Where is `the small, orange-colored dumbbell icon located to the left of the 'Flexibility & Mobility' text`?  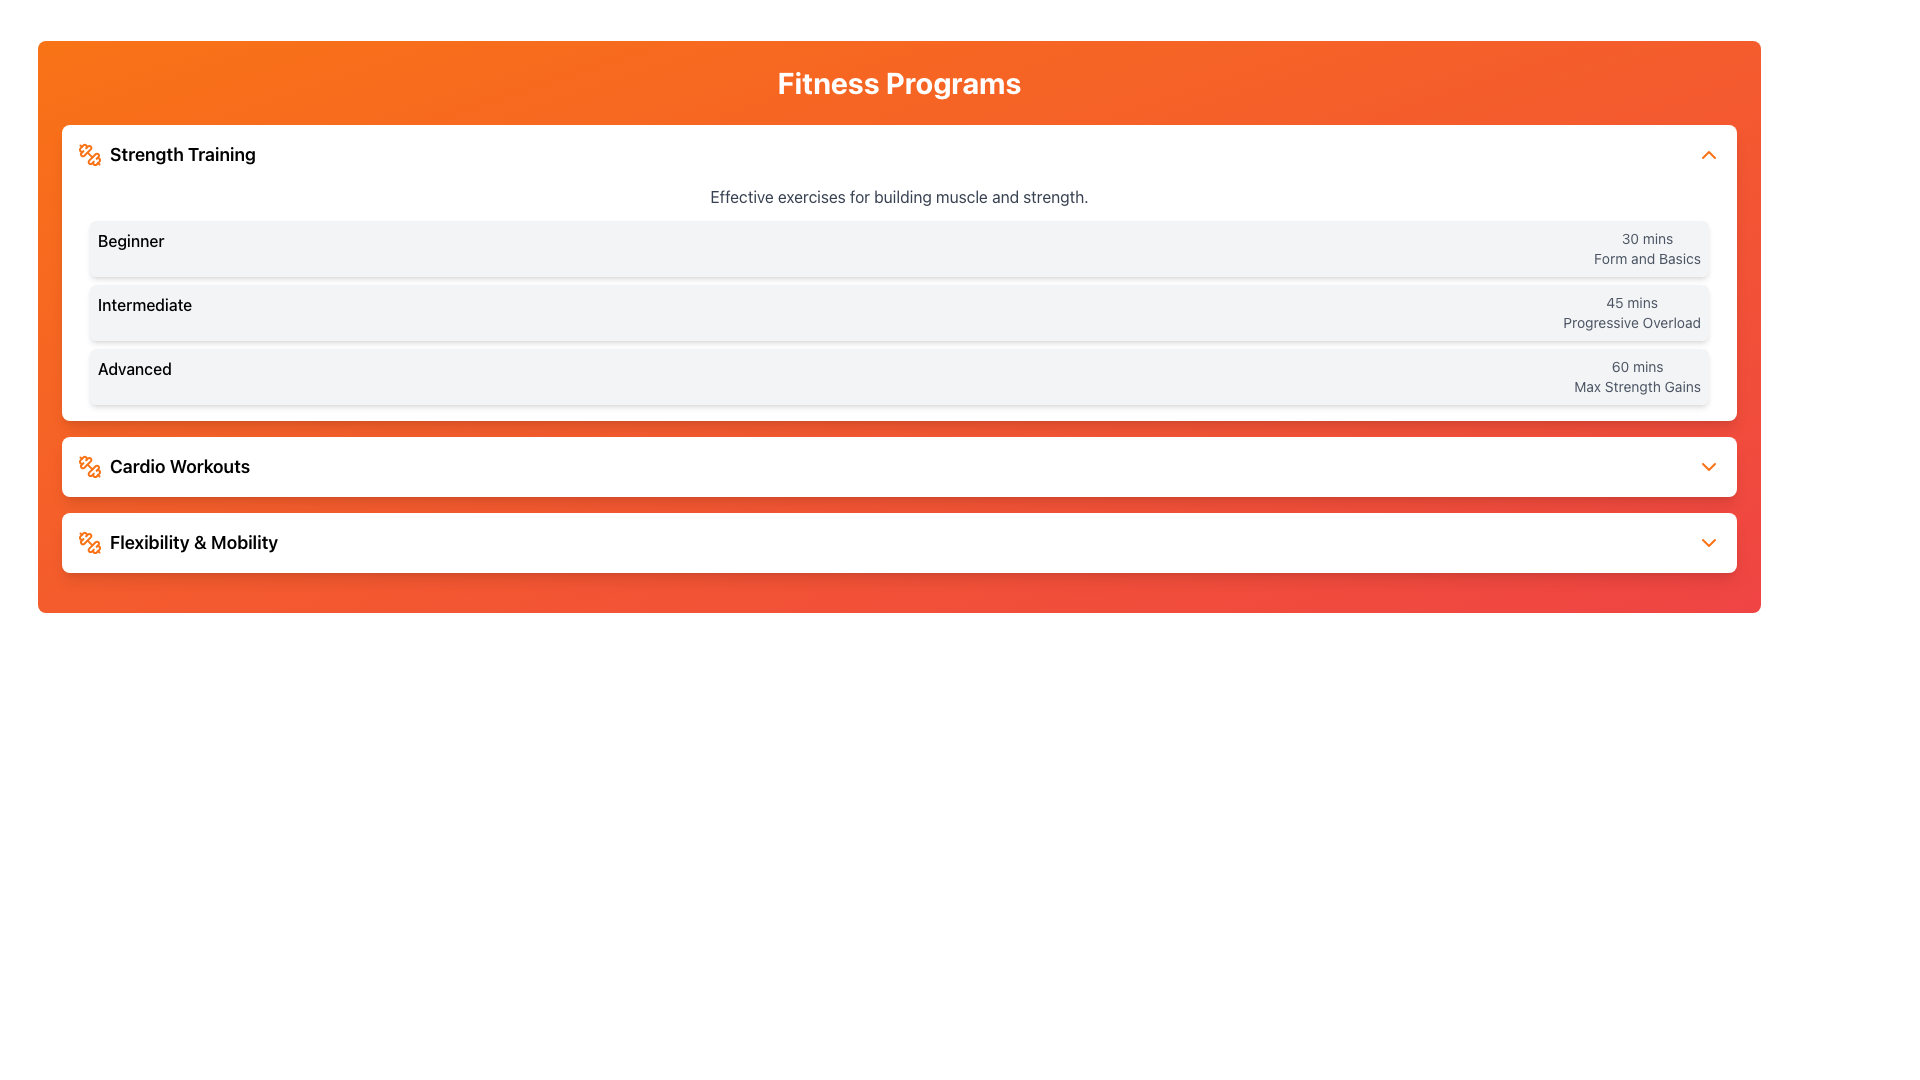 the small, orange-colored dumbbell icon located to the left of the 'Flexibility & Mobility' text is located at coordinates (89, 543).